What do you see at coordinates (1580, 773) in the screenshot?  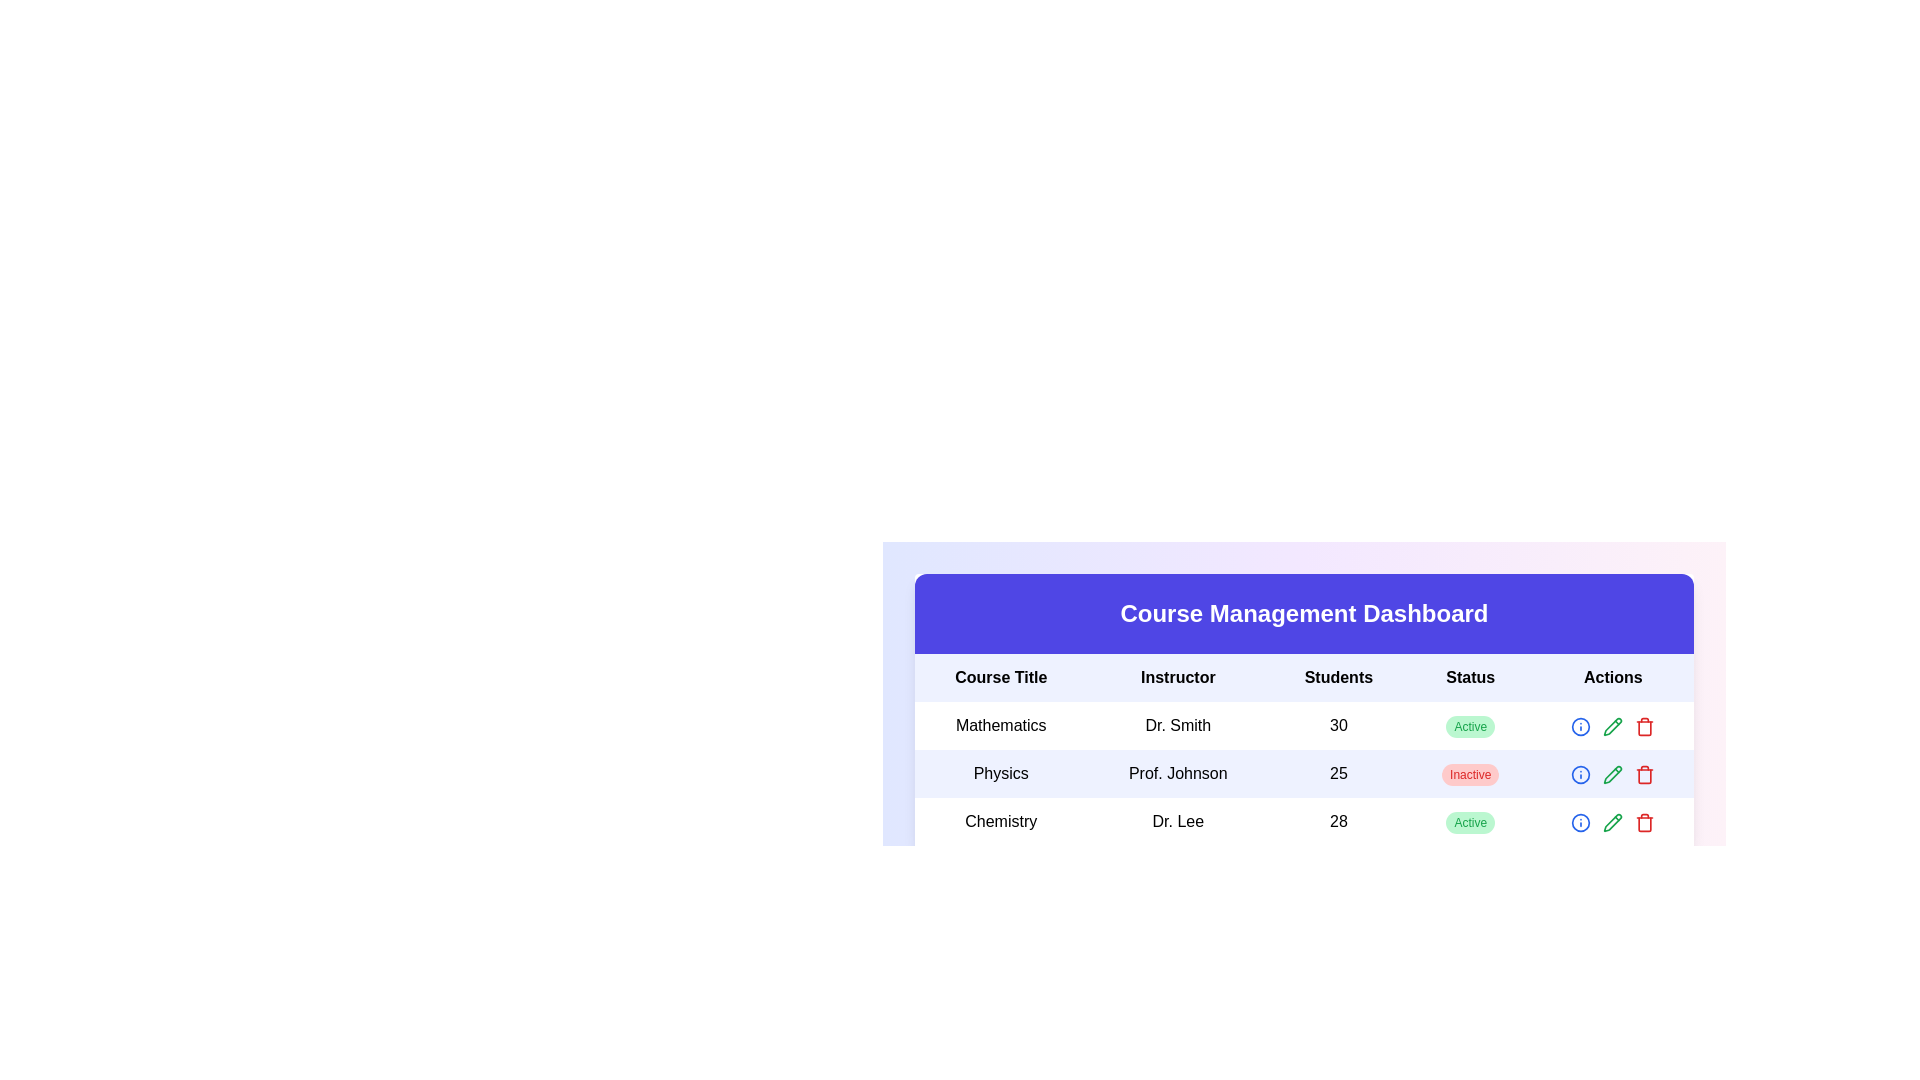 I see `the informational button icon with a blue outline and inner 'i' symbol located in the 'Actions' column of the second row, corresponding to the course 'Physics' with instructor 'Prof. Johnson'` at bounding box center [1580, 773].